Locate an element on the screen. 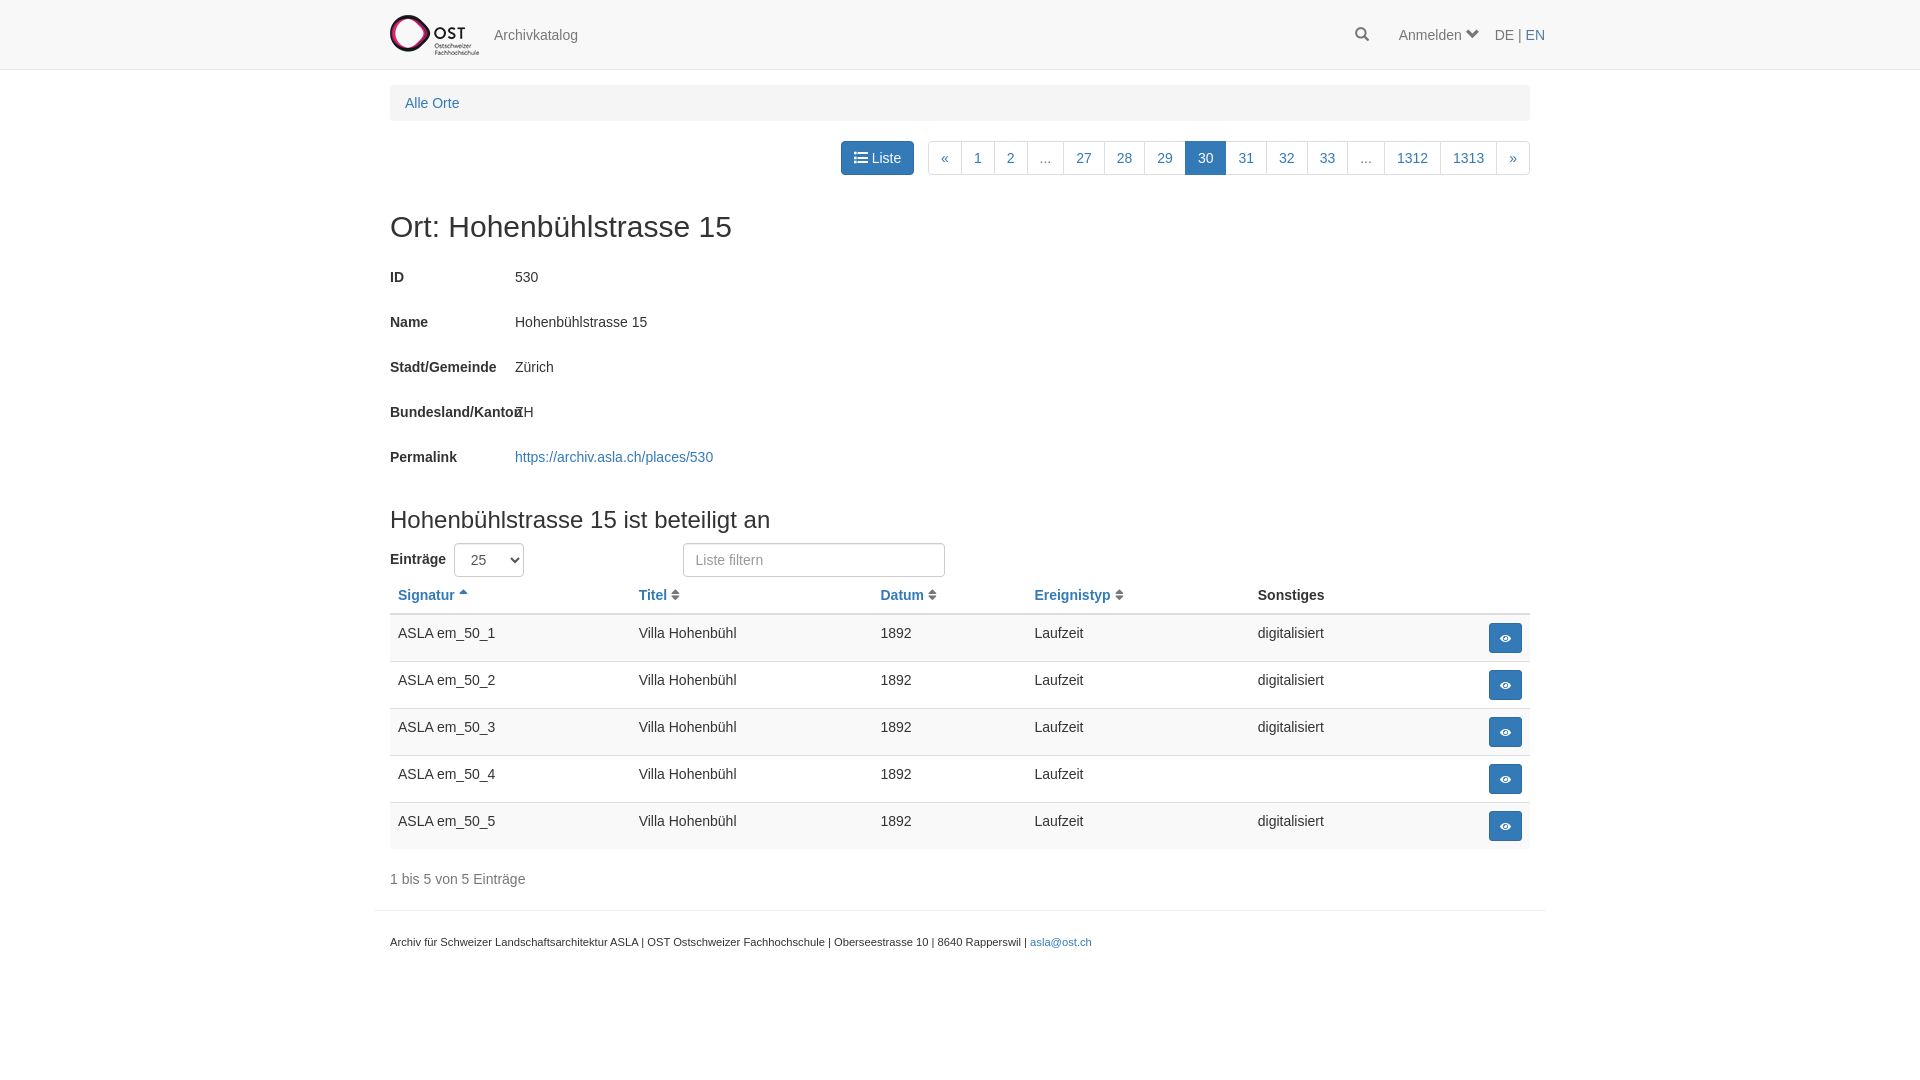  '2' is located at coordinates (1011, 157).